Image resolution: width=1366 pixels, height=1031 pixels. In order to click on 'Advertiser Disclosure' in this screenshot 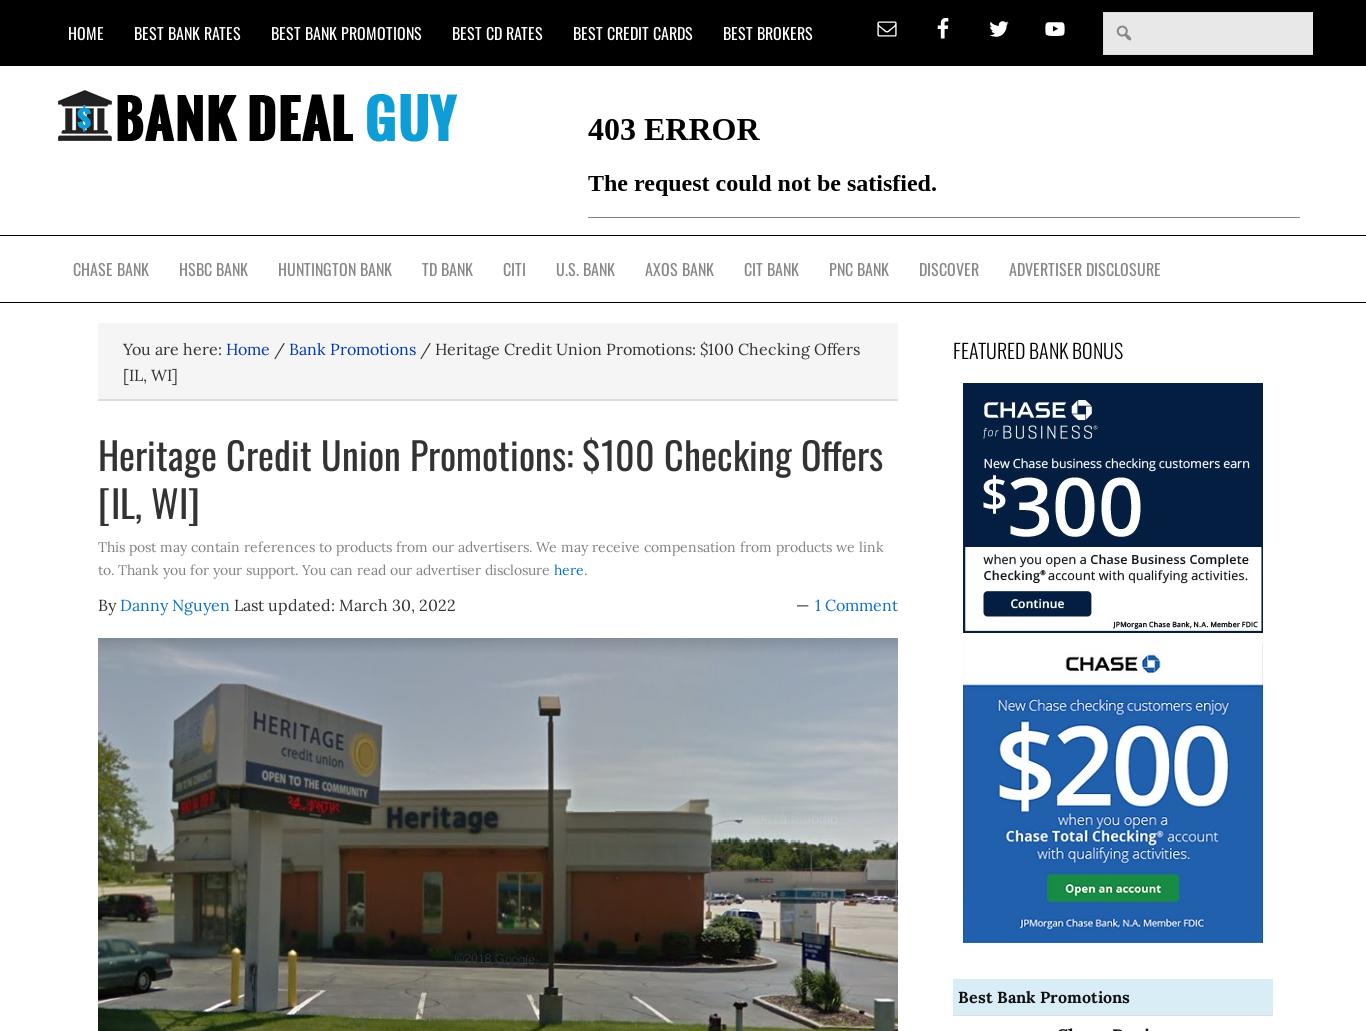, I will do `click(1084, 268)`.